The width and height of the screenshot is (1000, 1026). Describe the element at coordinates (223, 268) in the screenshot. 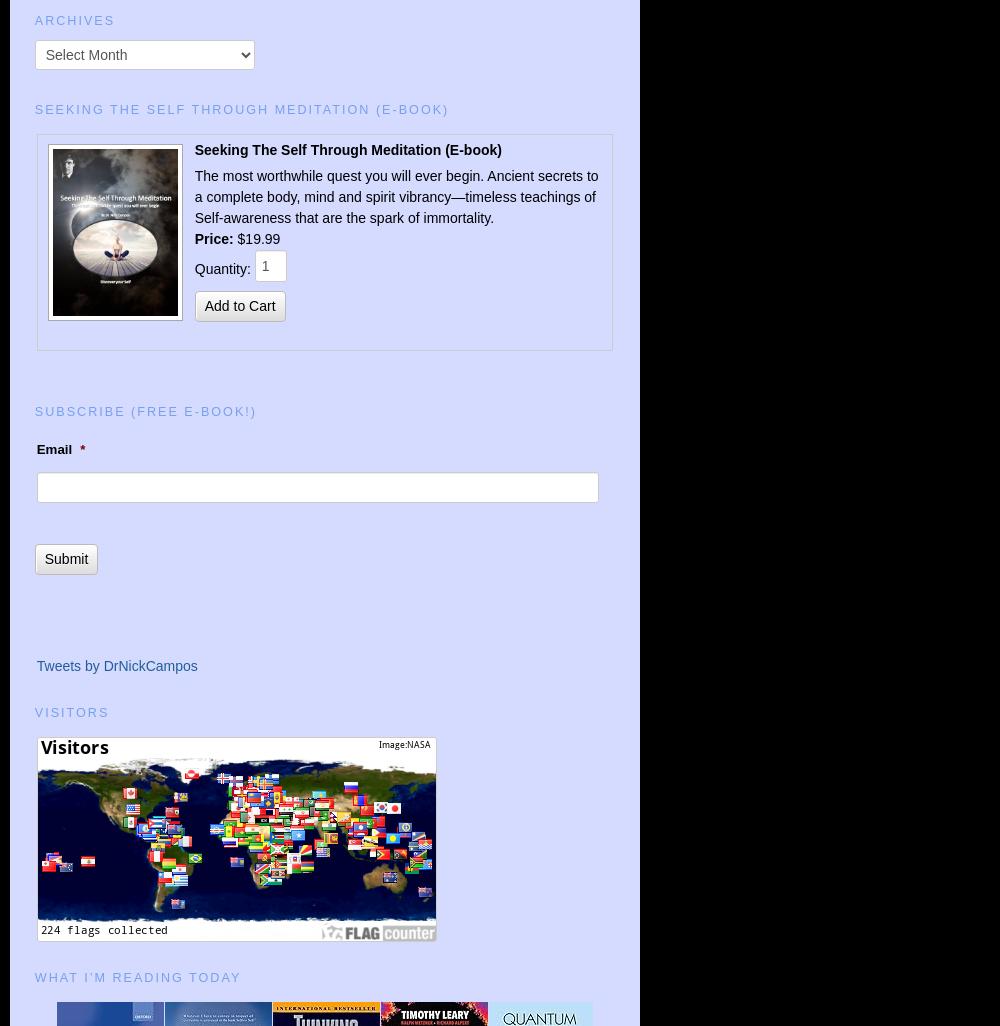

I see `'Quantity:'` at that location.